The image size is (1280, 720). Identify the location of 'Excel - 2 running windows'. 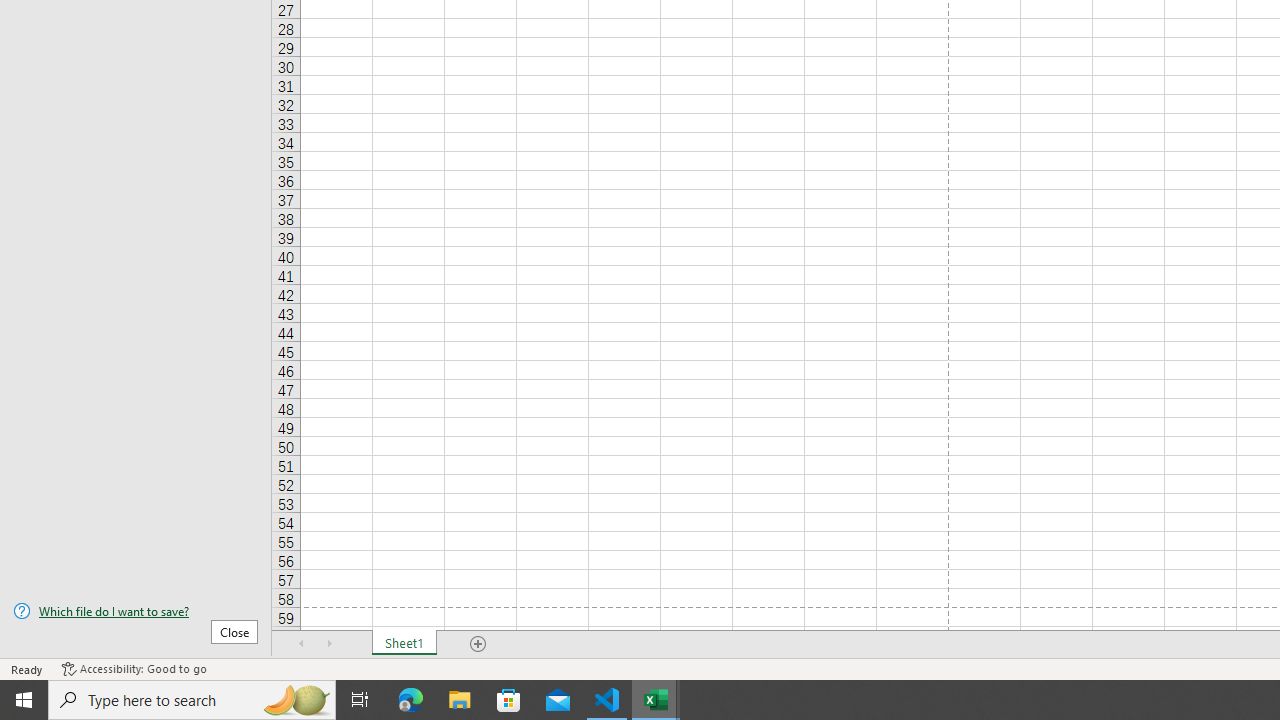
(656, 698).